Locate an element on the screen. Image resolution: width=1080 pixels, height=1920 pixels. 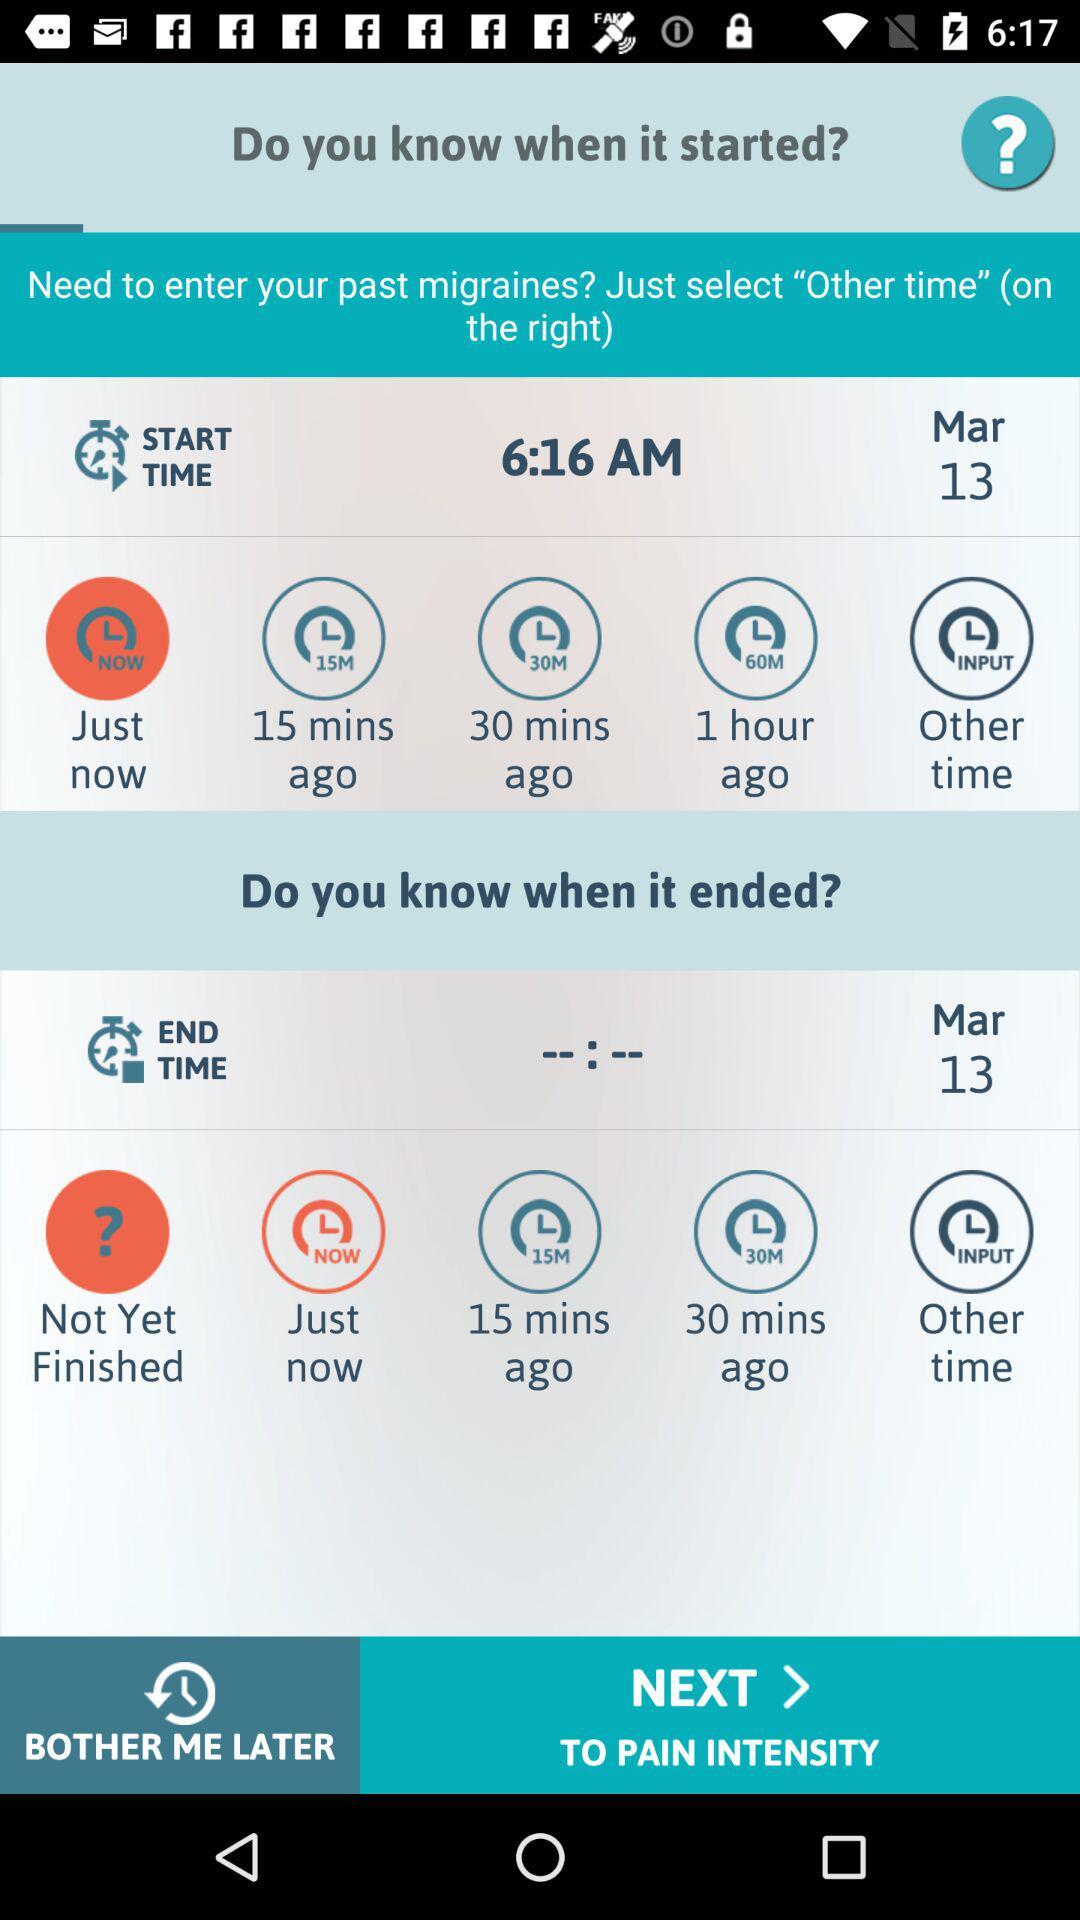
the time icon is located at coordinates (540, 1230).